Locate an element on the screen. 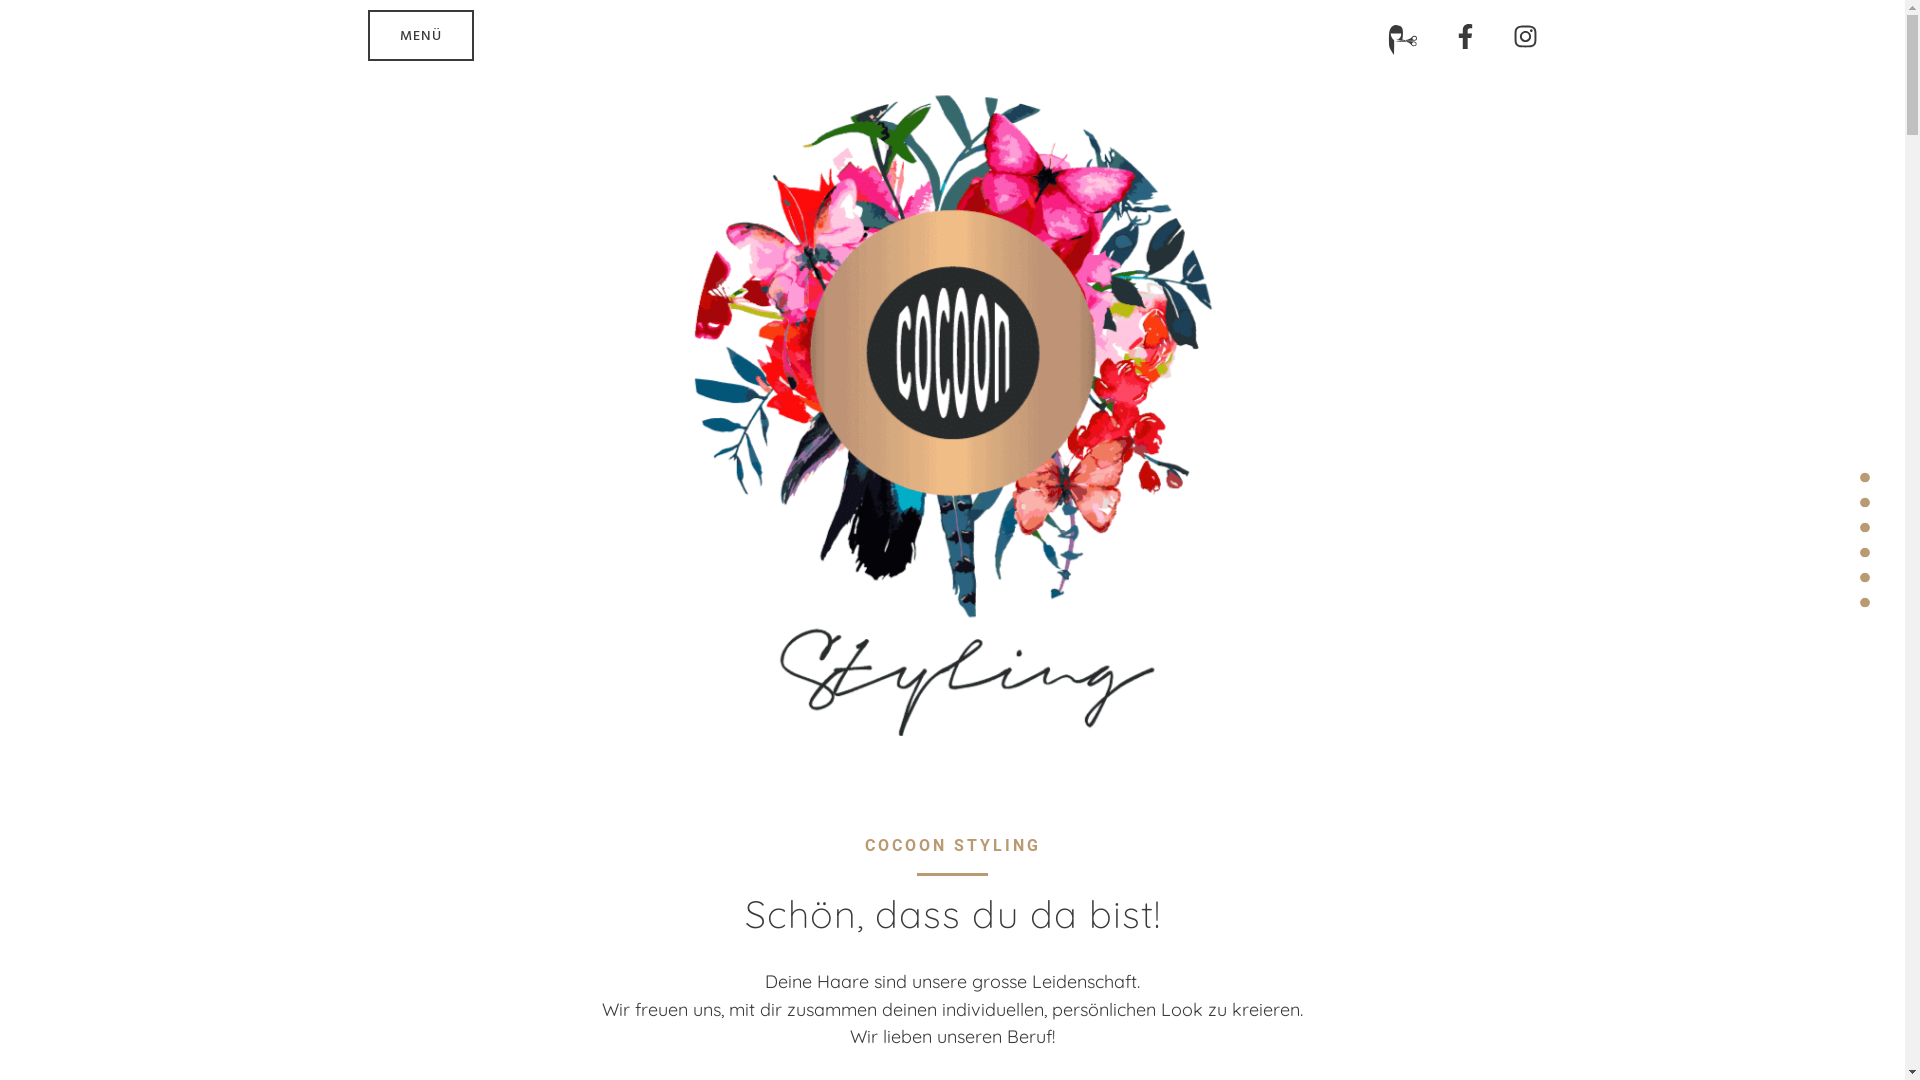  'Facebook-f' is located at coordinates (1464, 36).